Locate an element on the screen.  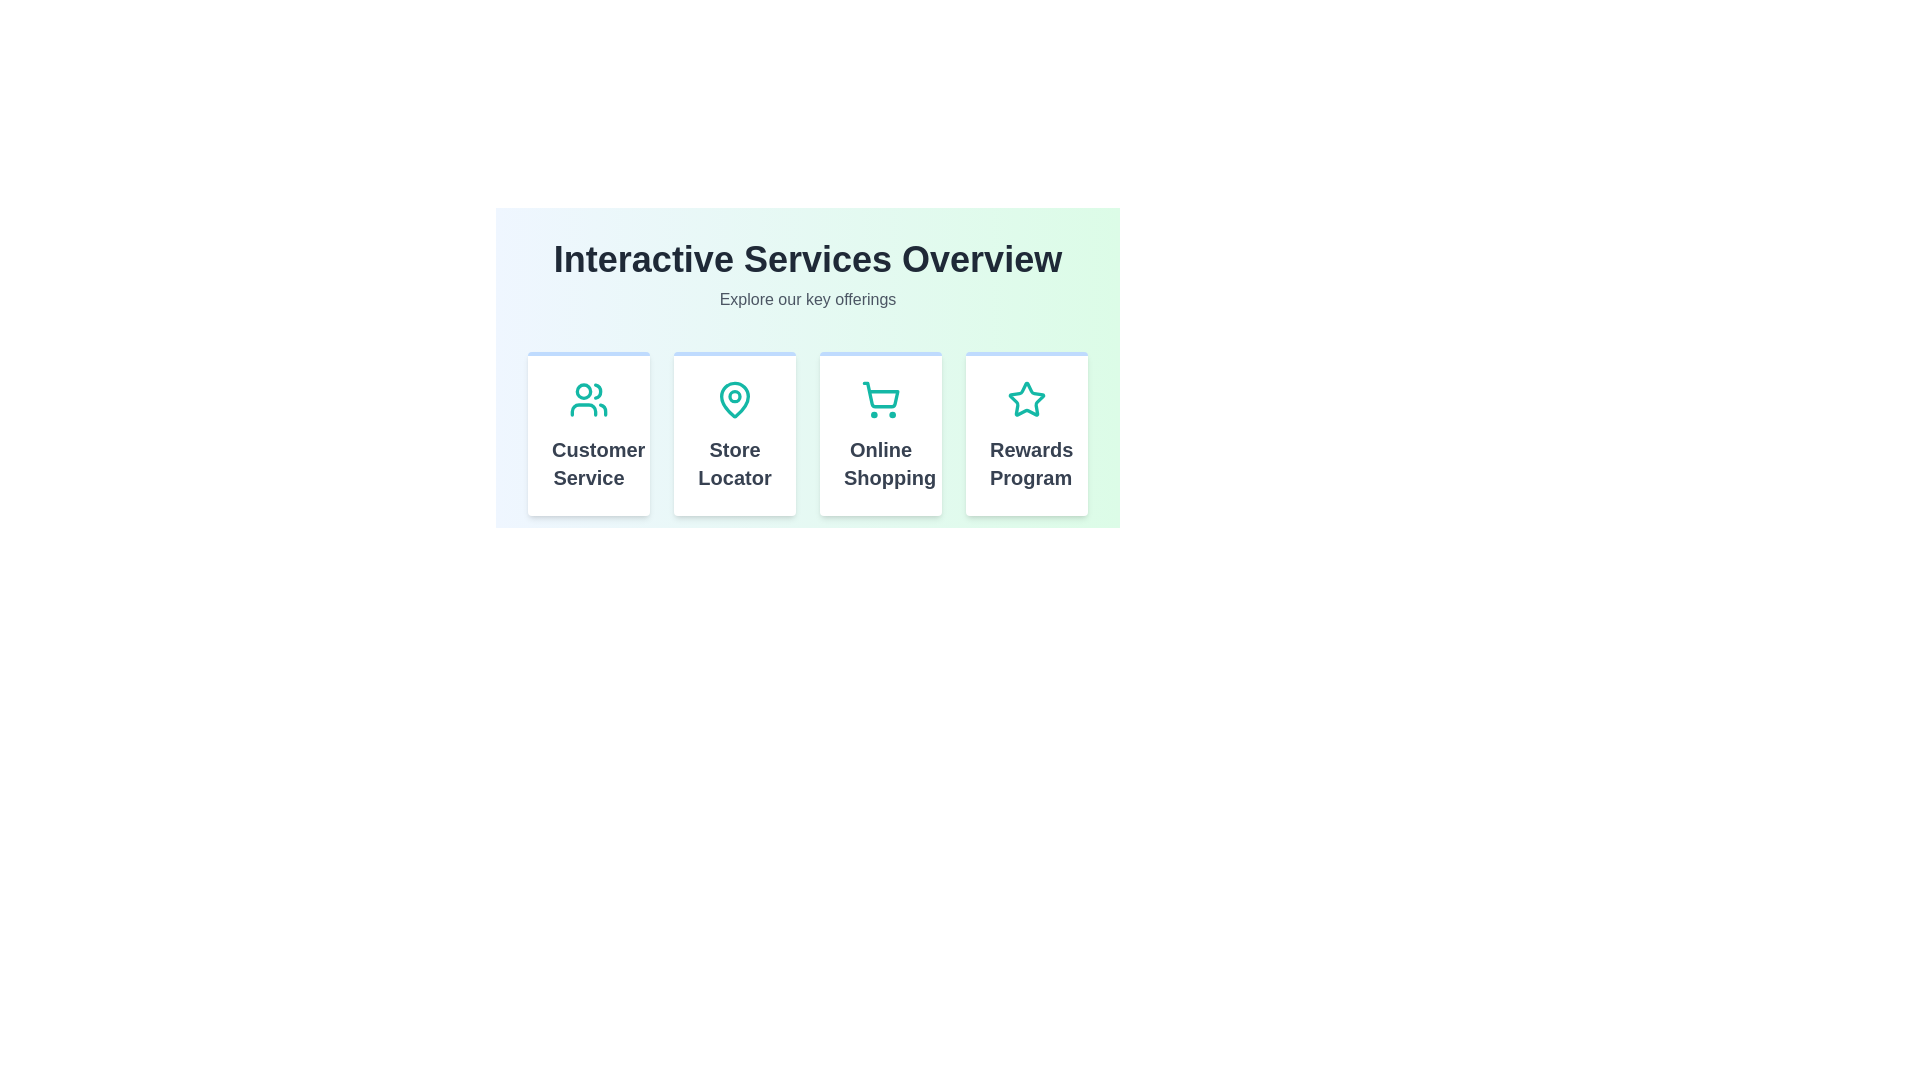
the decorative Circle element at the center of the 'map pin' icon located on the second card from the left in a row of four cards is located at coordinates (733, 396).